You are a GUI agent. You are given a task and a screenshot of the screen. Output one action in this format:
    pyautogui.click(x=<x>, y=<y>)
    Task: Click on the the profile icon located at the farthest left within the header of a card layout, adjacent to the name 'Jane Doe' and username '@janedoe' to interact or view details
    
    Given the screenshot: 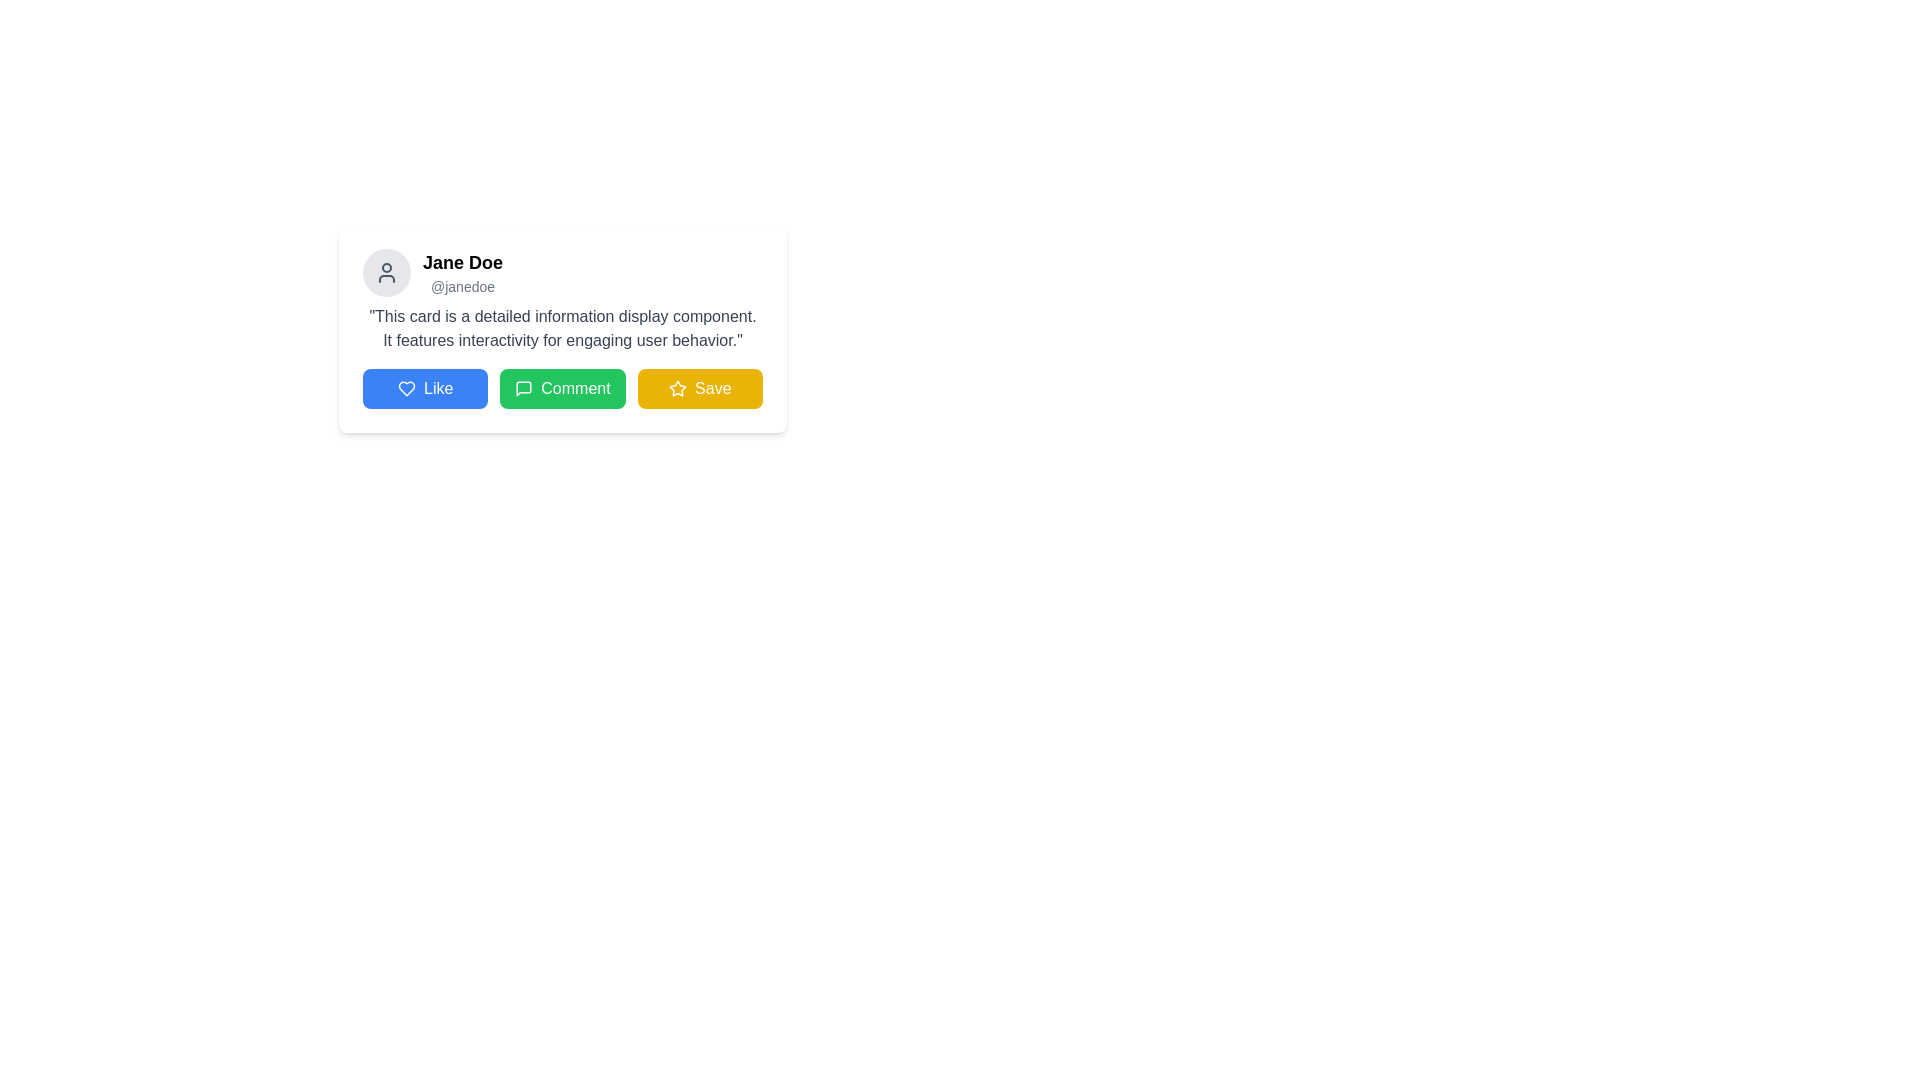 What is the action you would take?
    pyautogui.click(x=387, y=273)
    